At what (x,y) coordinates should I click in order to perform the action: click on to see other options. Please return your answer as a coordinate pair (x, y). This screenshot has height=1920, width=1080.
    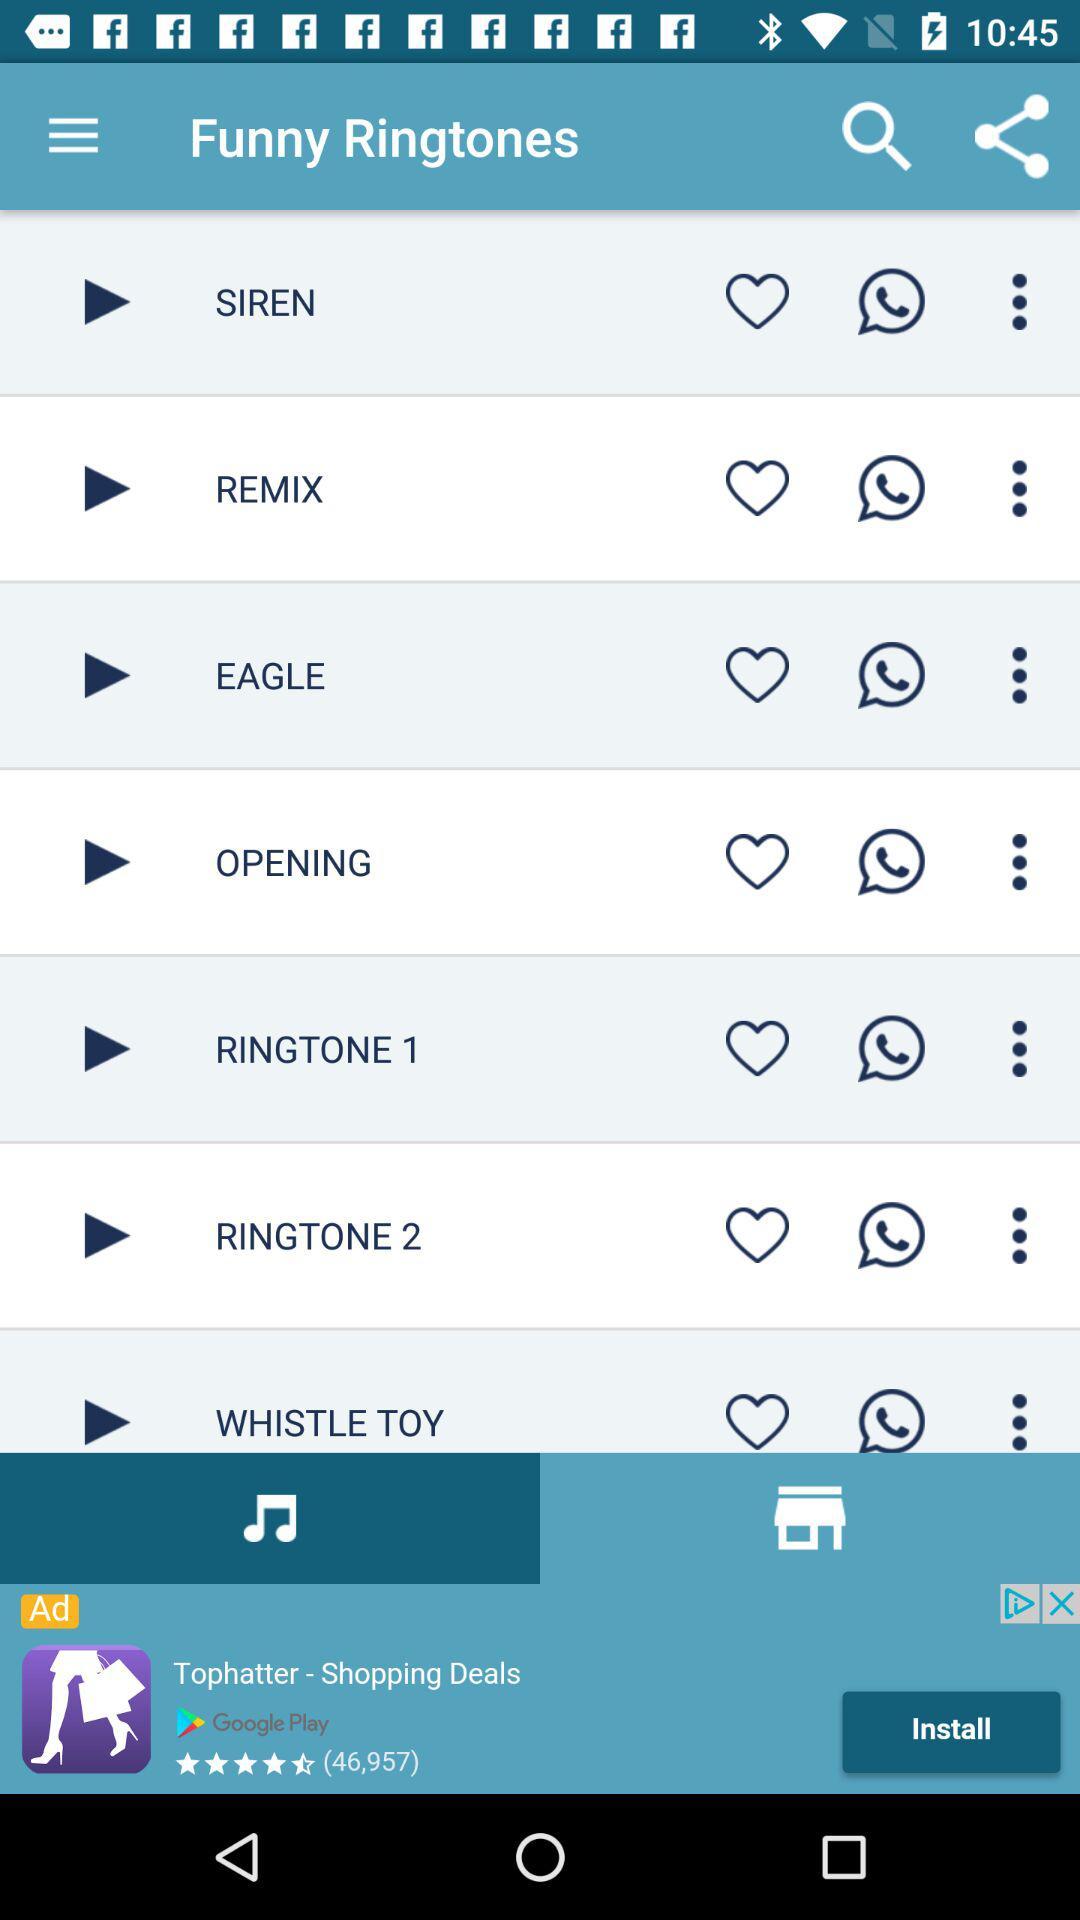
    Looking at the image, I should click on (1019, 862).